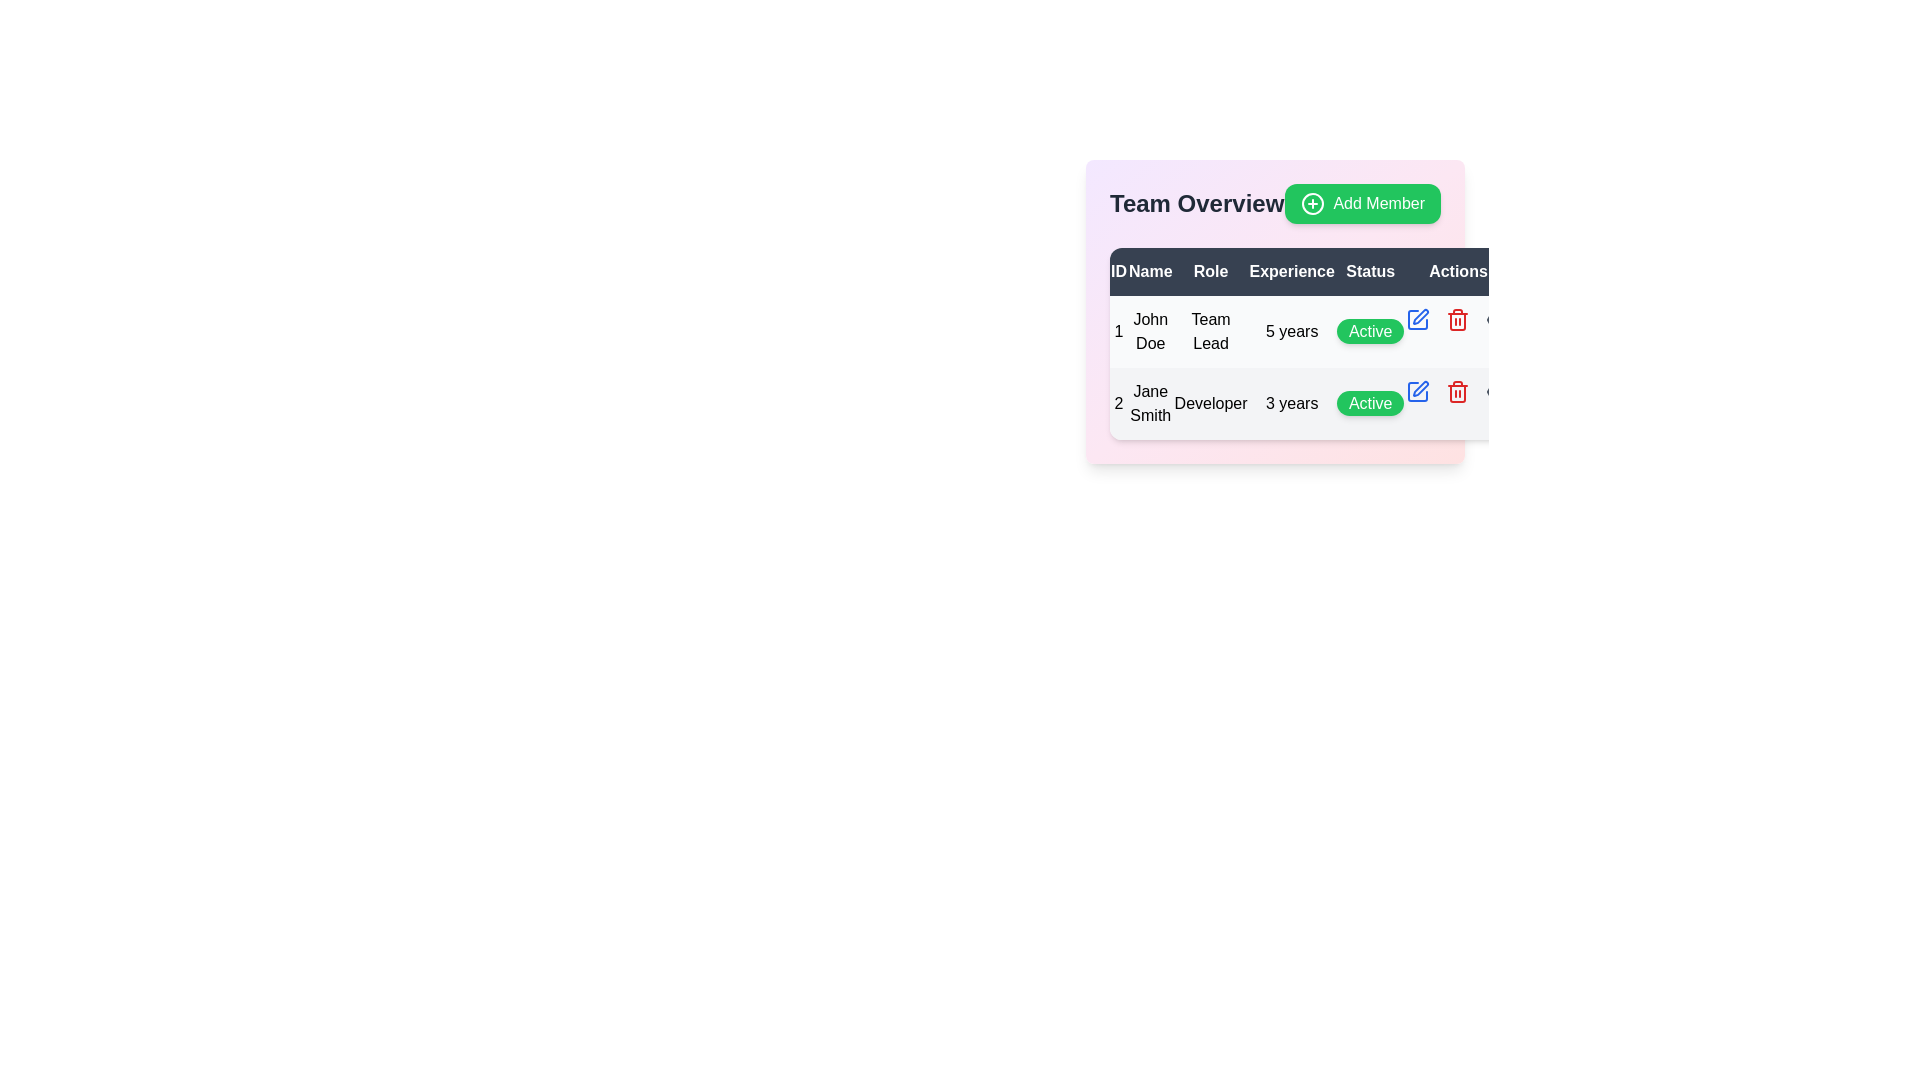 The width and height of the screenshot is (1920, 1080). What do you see at coordinates (1369, 330) in the screenshot?
I see `the Status indicator button labeled 'Active' for John Doe, which is a green pill-shaped button with white text in the first row of the Status column` at bounding box center [1369, 330].